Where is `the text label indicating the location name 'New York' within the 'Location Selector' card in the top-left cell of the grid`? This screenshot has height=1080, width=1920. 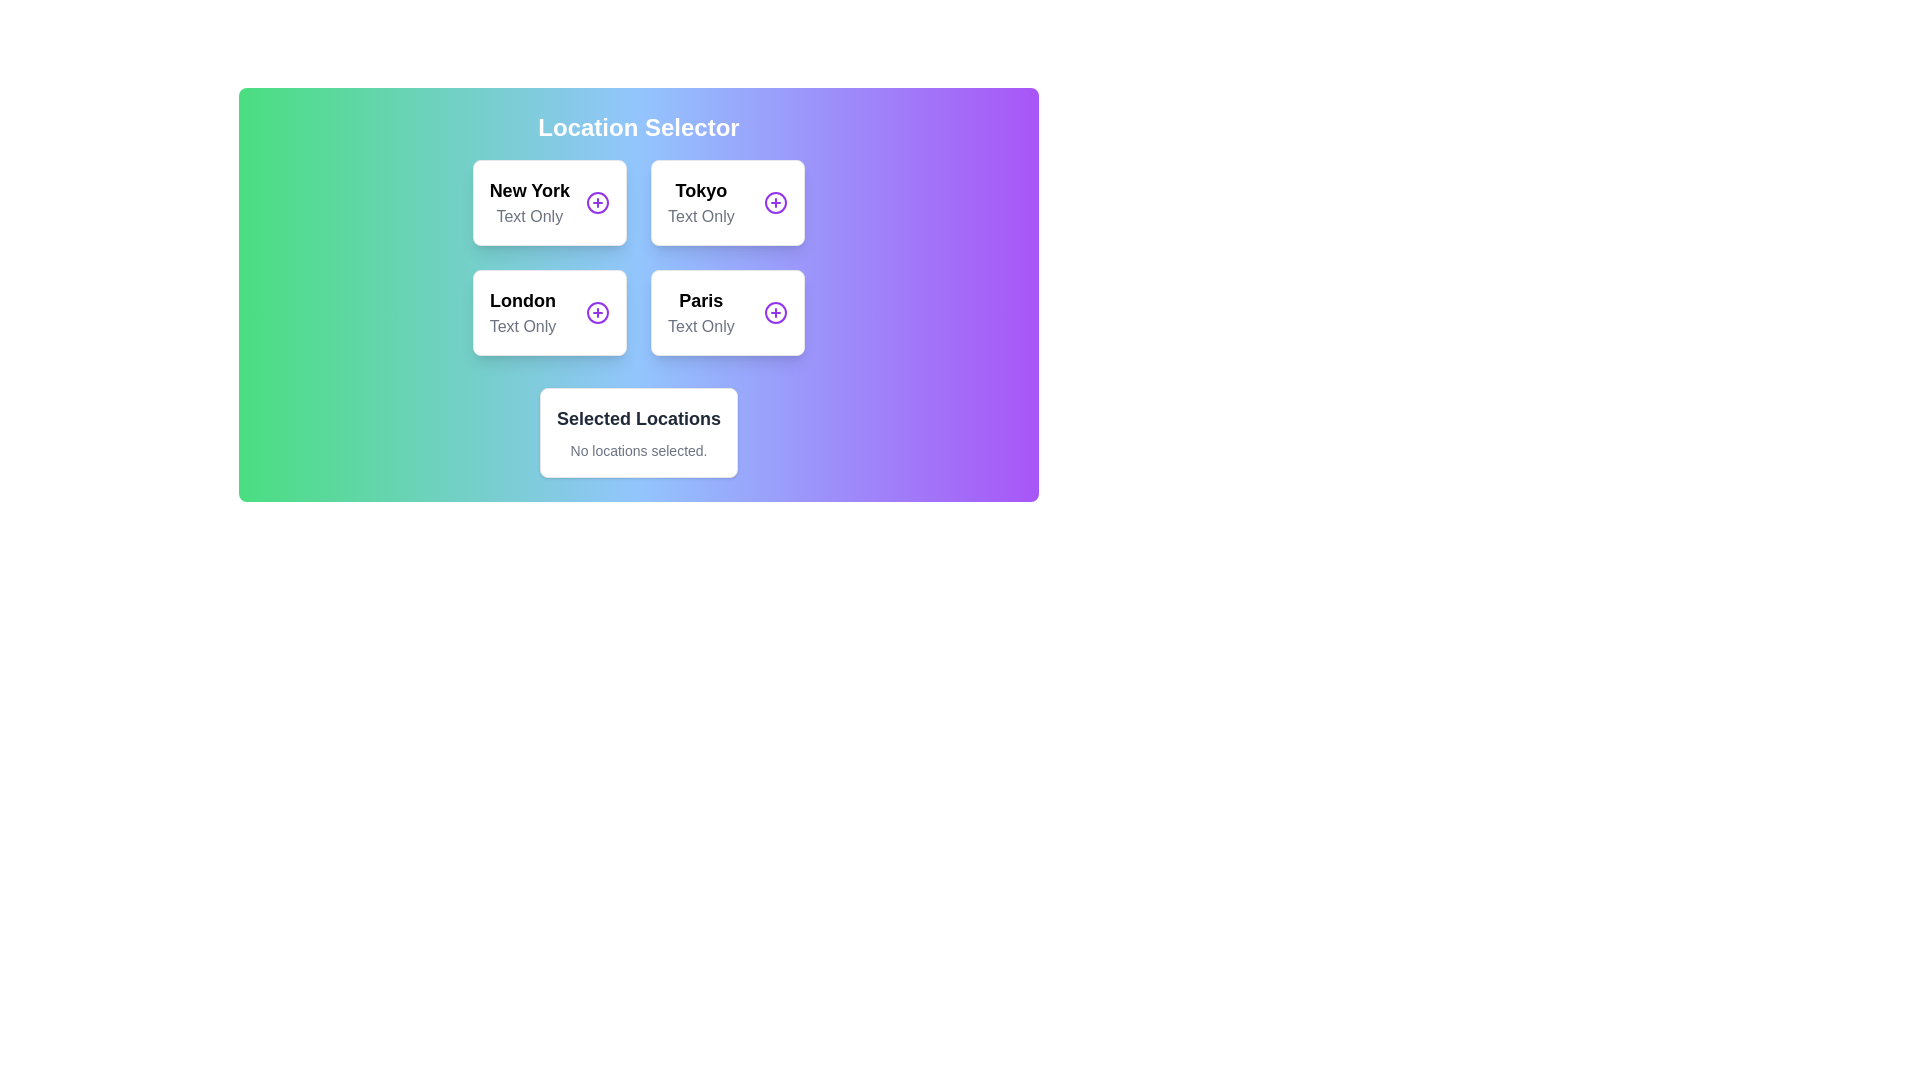
the text label indicating the location name 'New York' within the 'Location Selector' card in the top-left cell of the grid is located at coordinates (529, 191).